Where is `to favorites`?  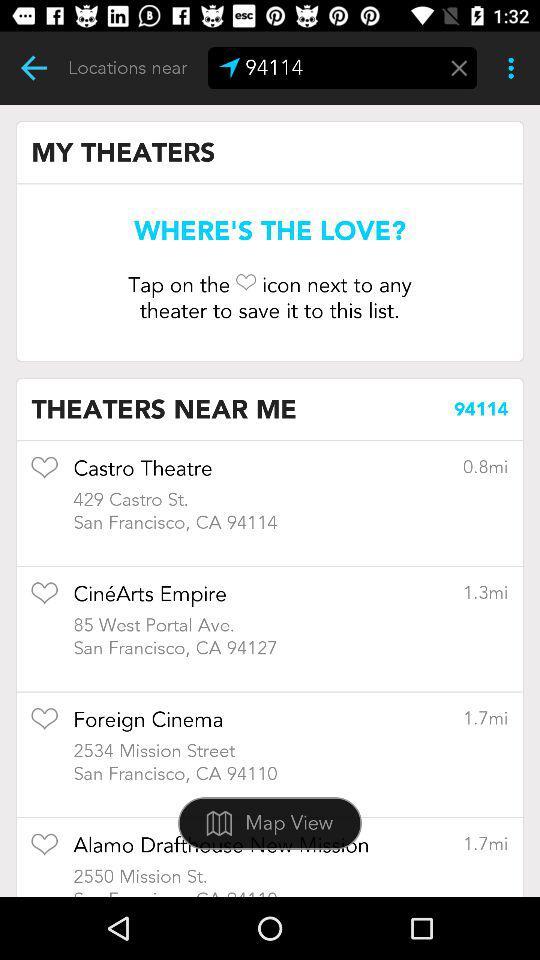
to favorites is located at coordinates (44, 724).